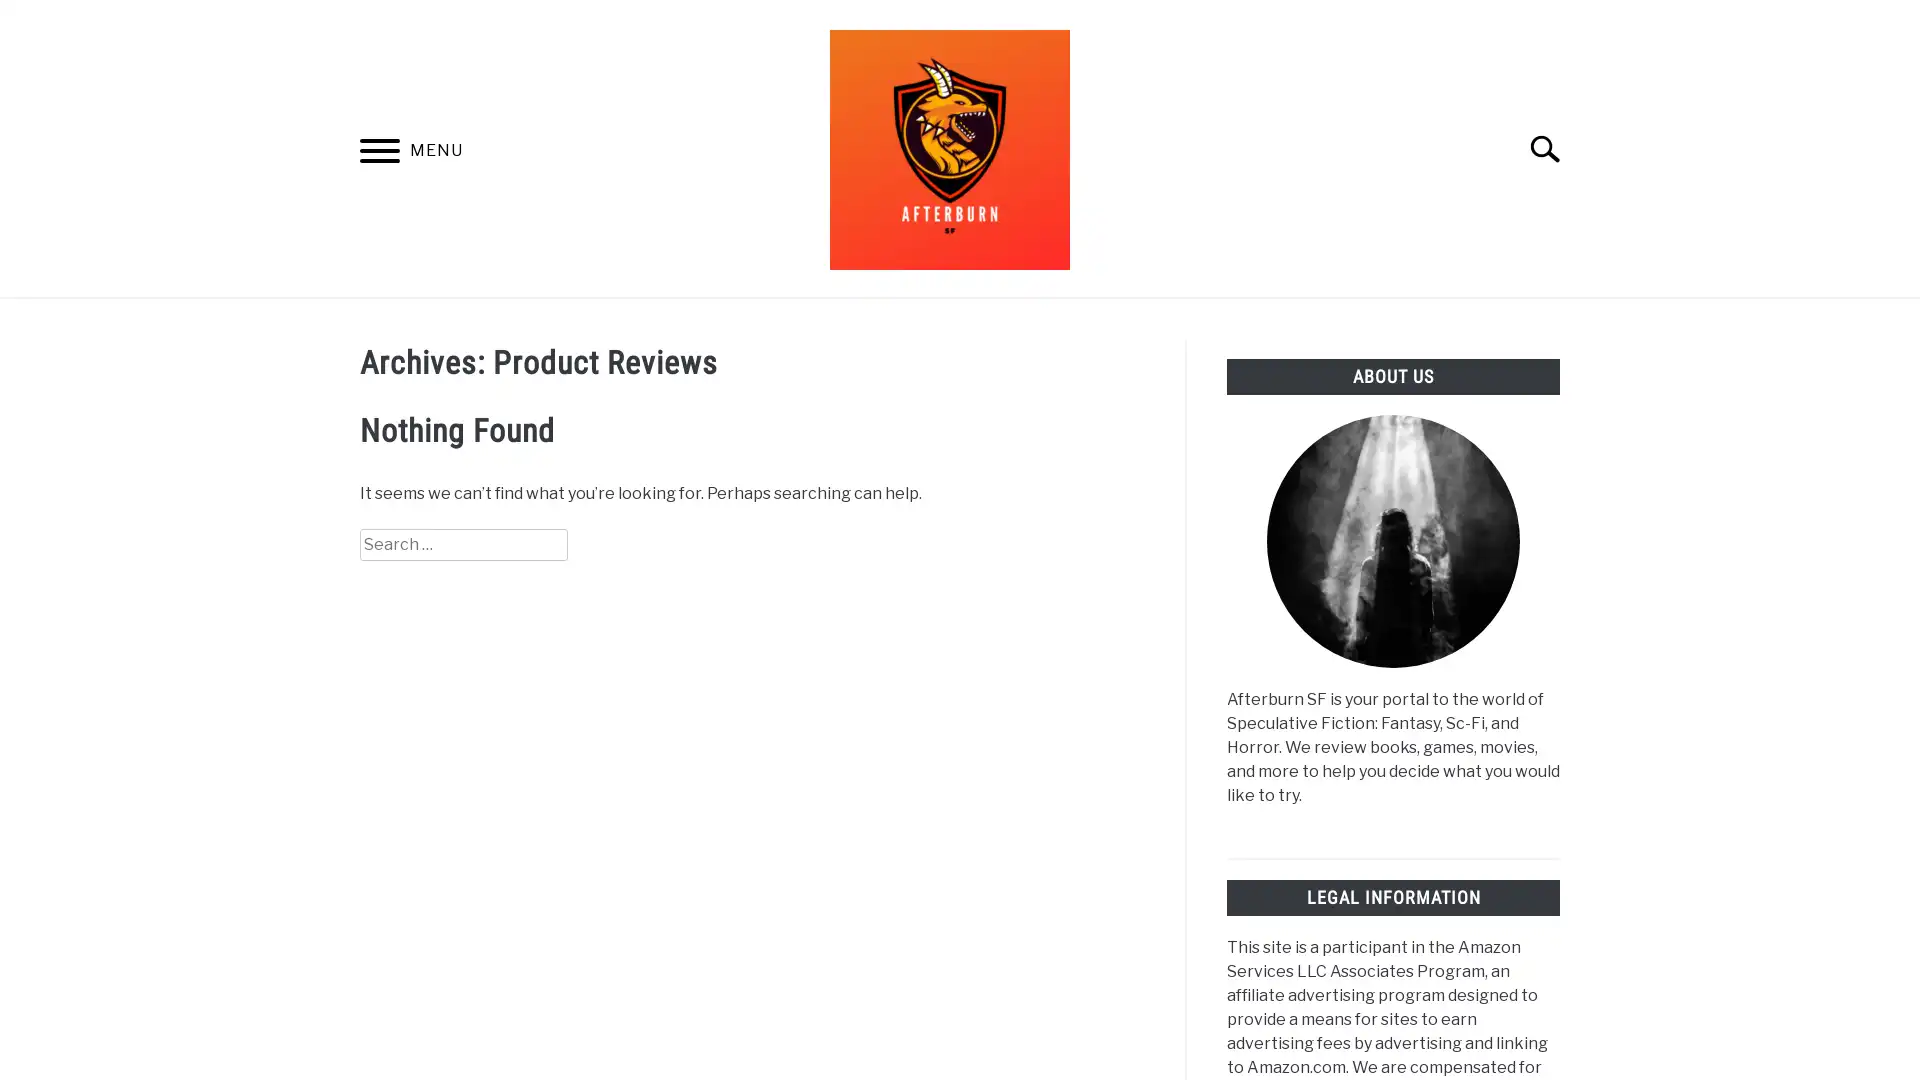 This screenshot has width=1920, height=1080. What do you see at coordinates (379, 152) in the screenshot?
I see `Menu` at bounding box center [379, 152].